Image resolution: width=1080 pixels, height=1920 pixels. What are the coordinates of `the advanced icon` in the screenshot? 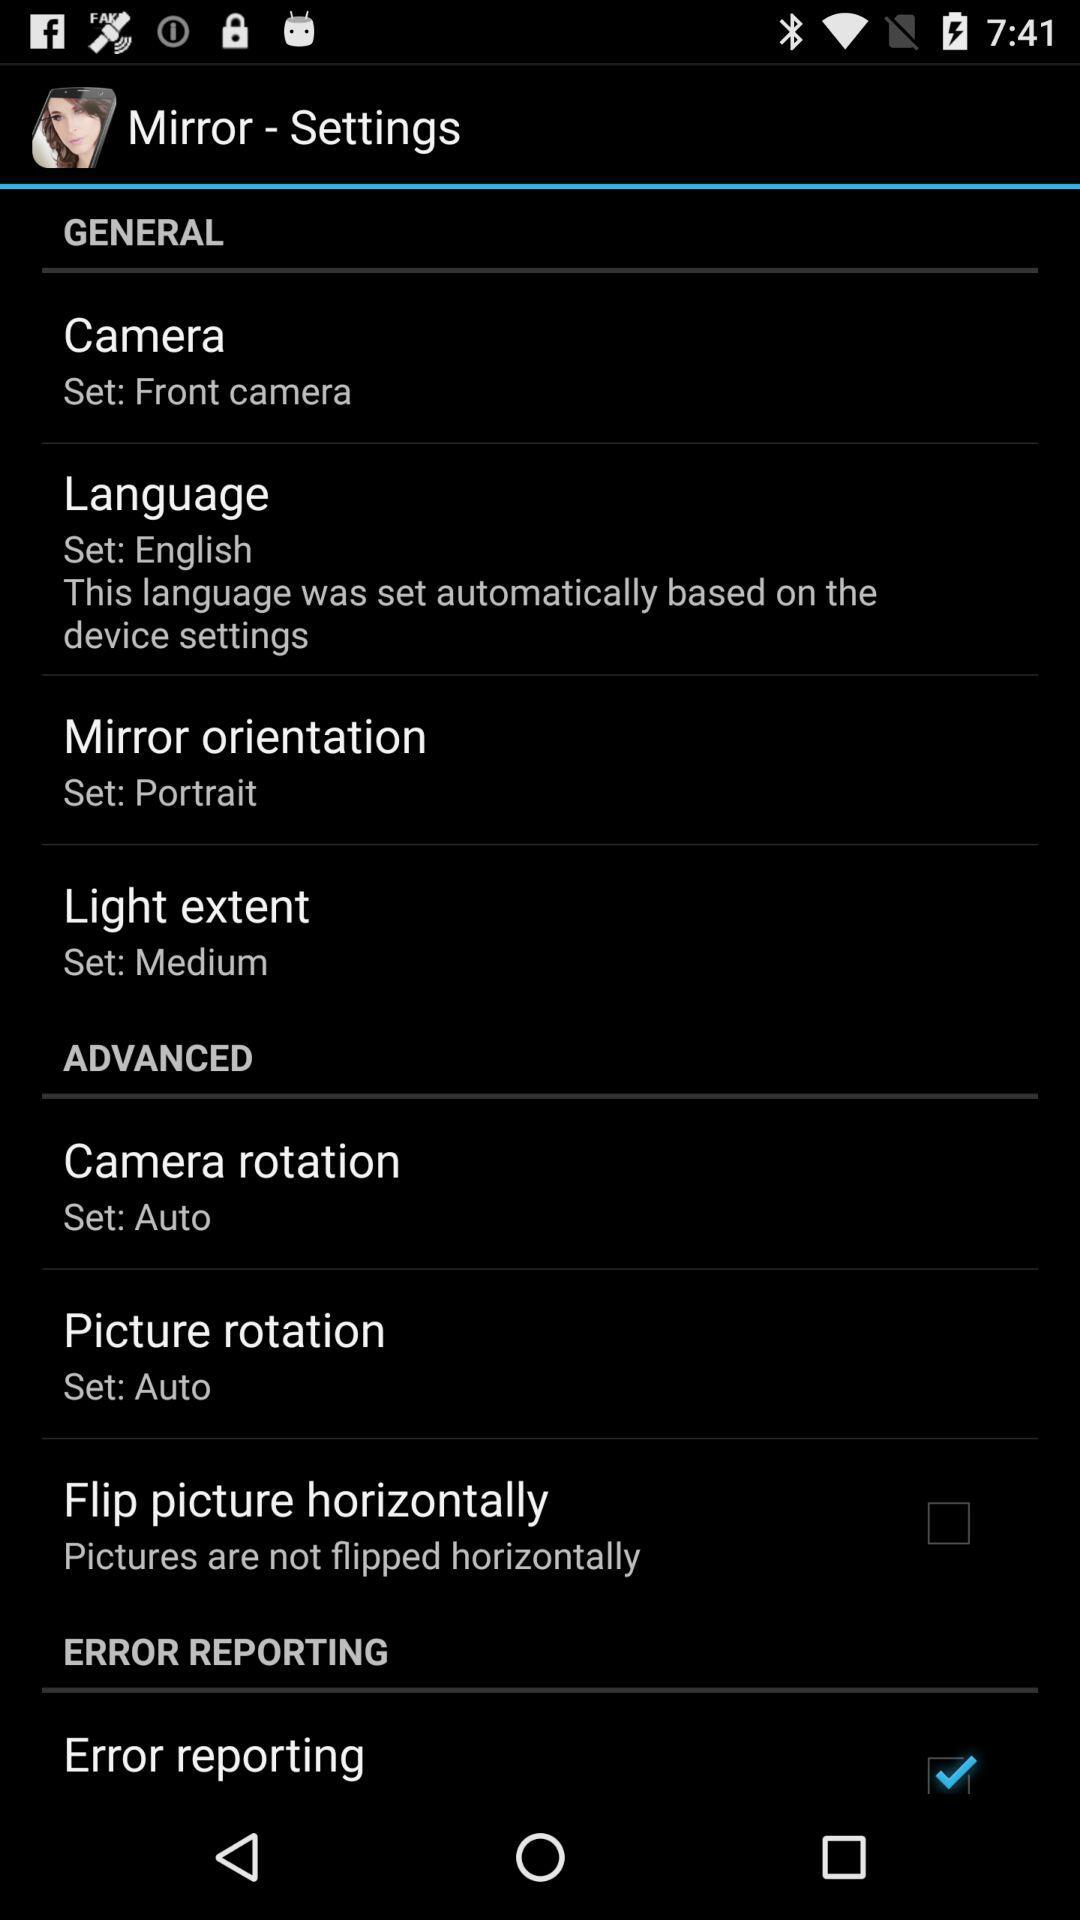 It's located at (540, 1055).